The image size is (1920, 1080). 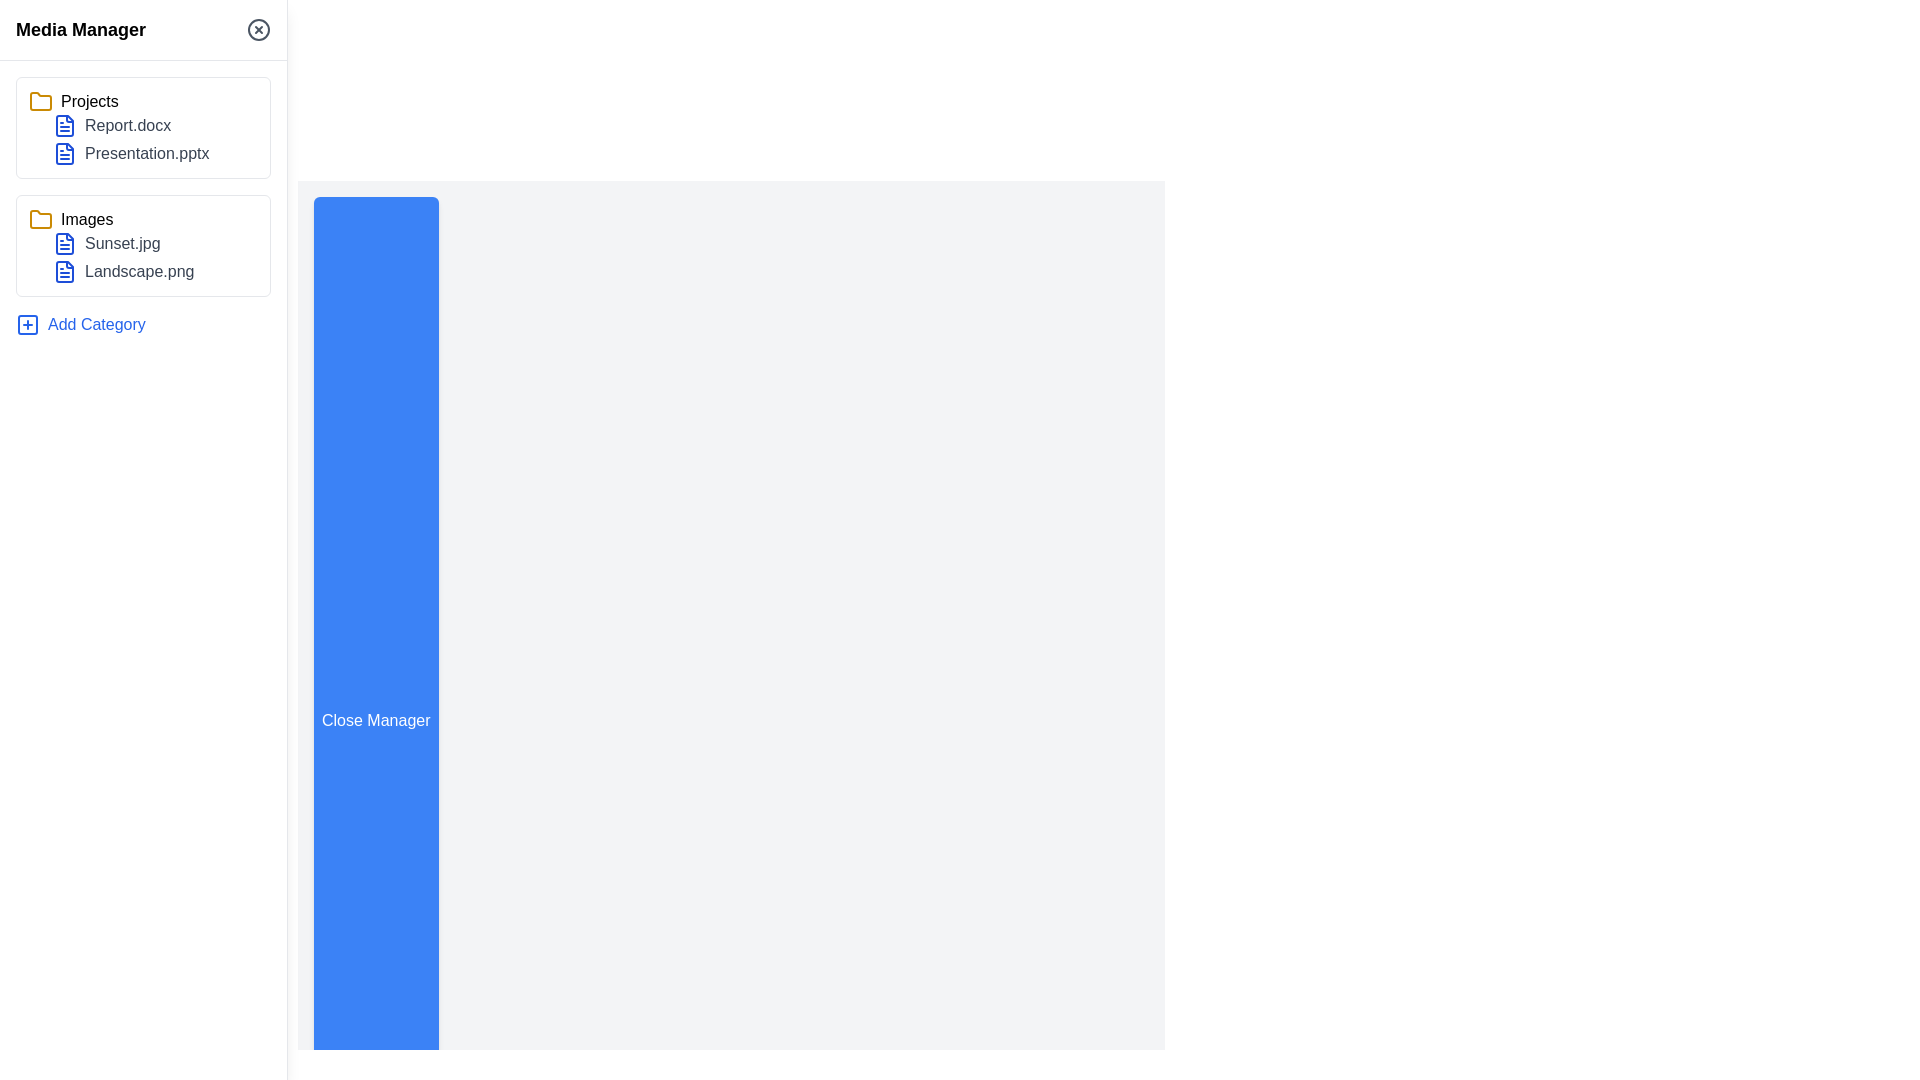 What do you see at coordinates (154, 126) in the screenshot?
I see `to select the file named 'Report.docx', the first item in the 'Projects' folder under the 'Media Manager' section` at bounding box center [154, 126].